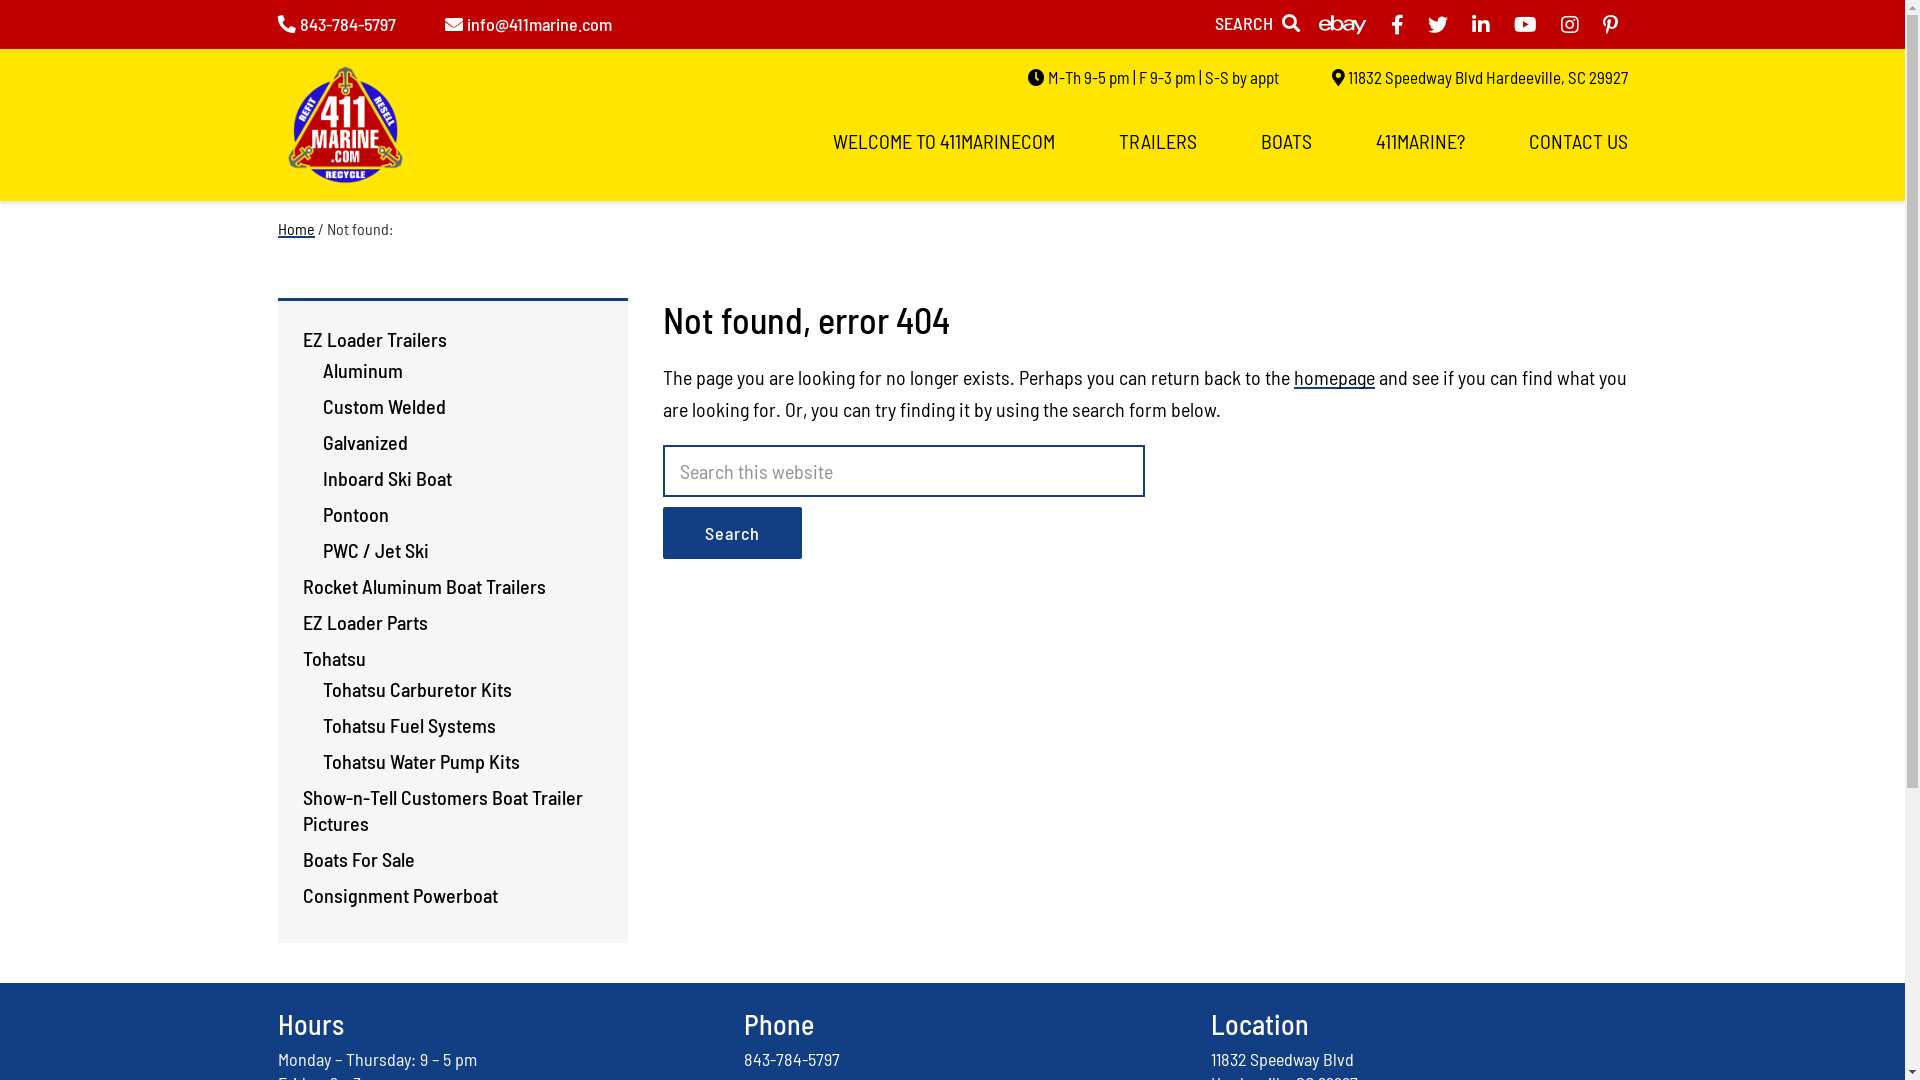 This screenshot has width=1920, height=1080. What do you see at coordinates (383, 405) in the screenshot?
I see `'Custom Welded'` at bounding box center [383, 405].